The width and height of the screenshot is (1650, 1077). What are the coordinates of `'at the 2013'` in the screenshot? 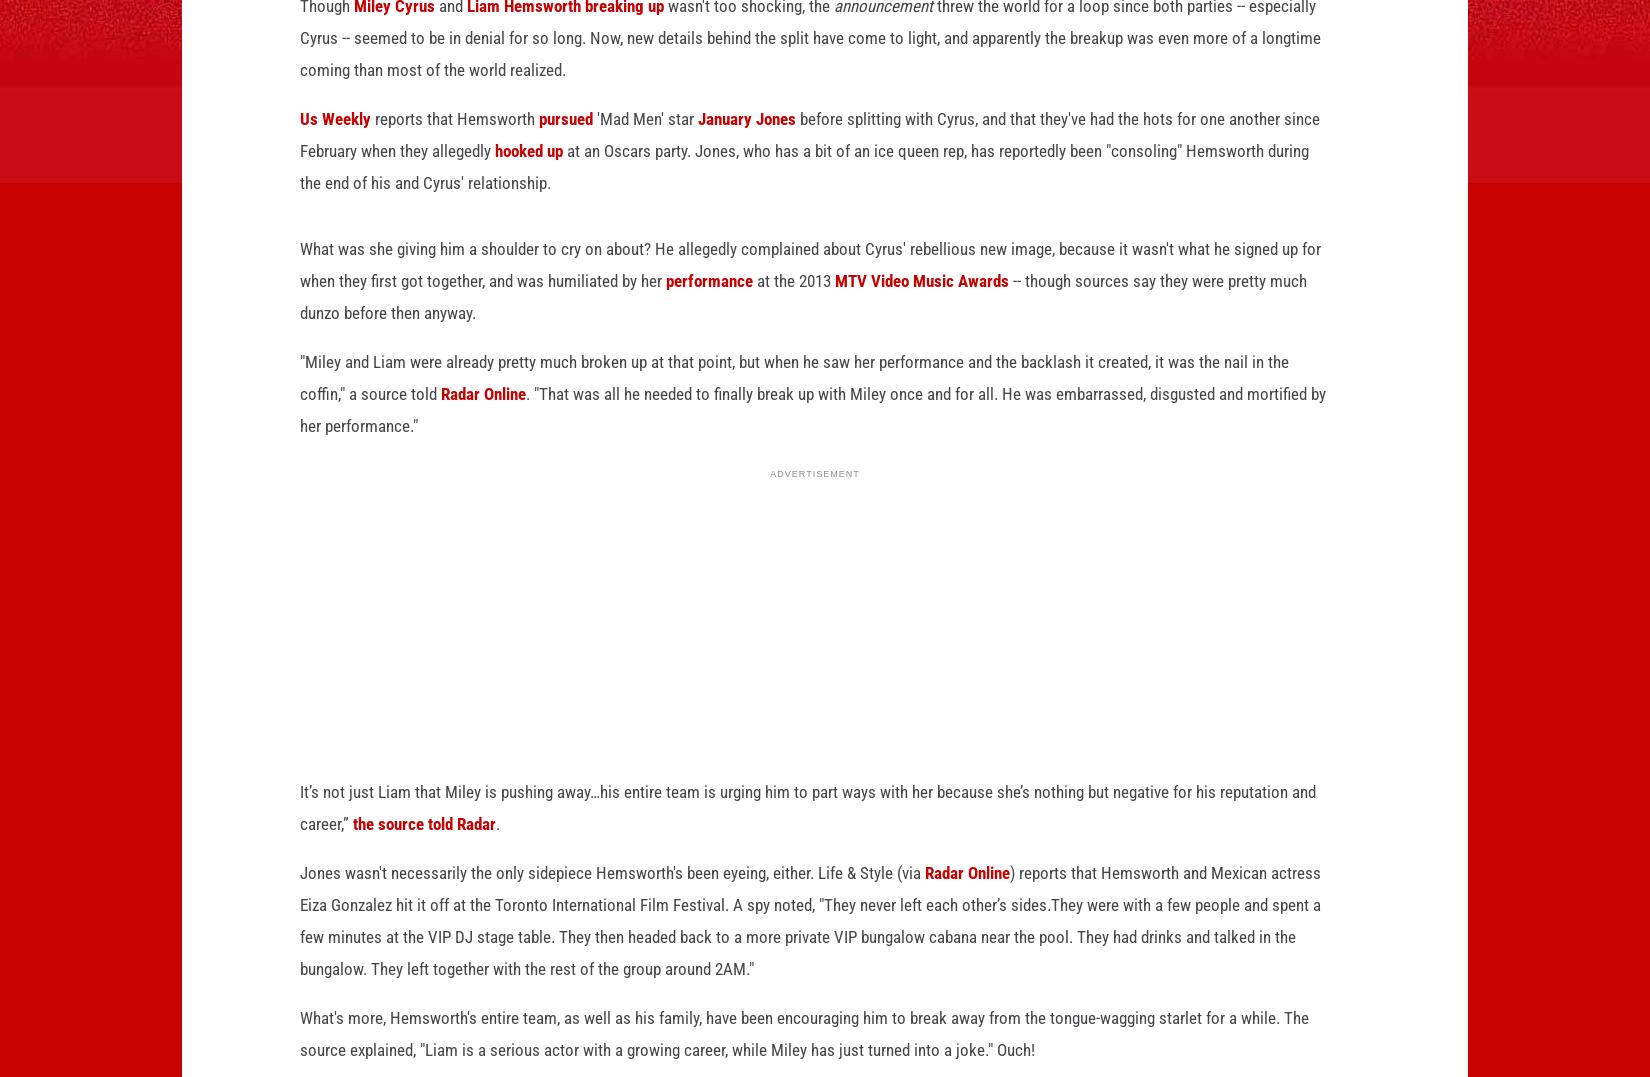 It's located at (752, 312).